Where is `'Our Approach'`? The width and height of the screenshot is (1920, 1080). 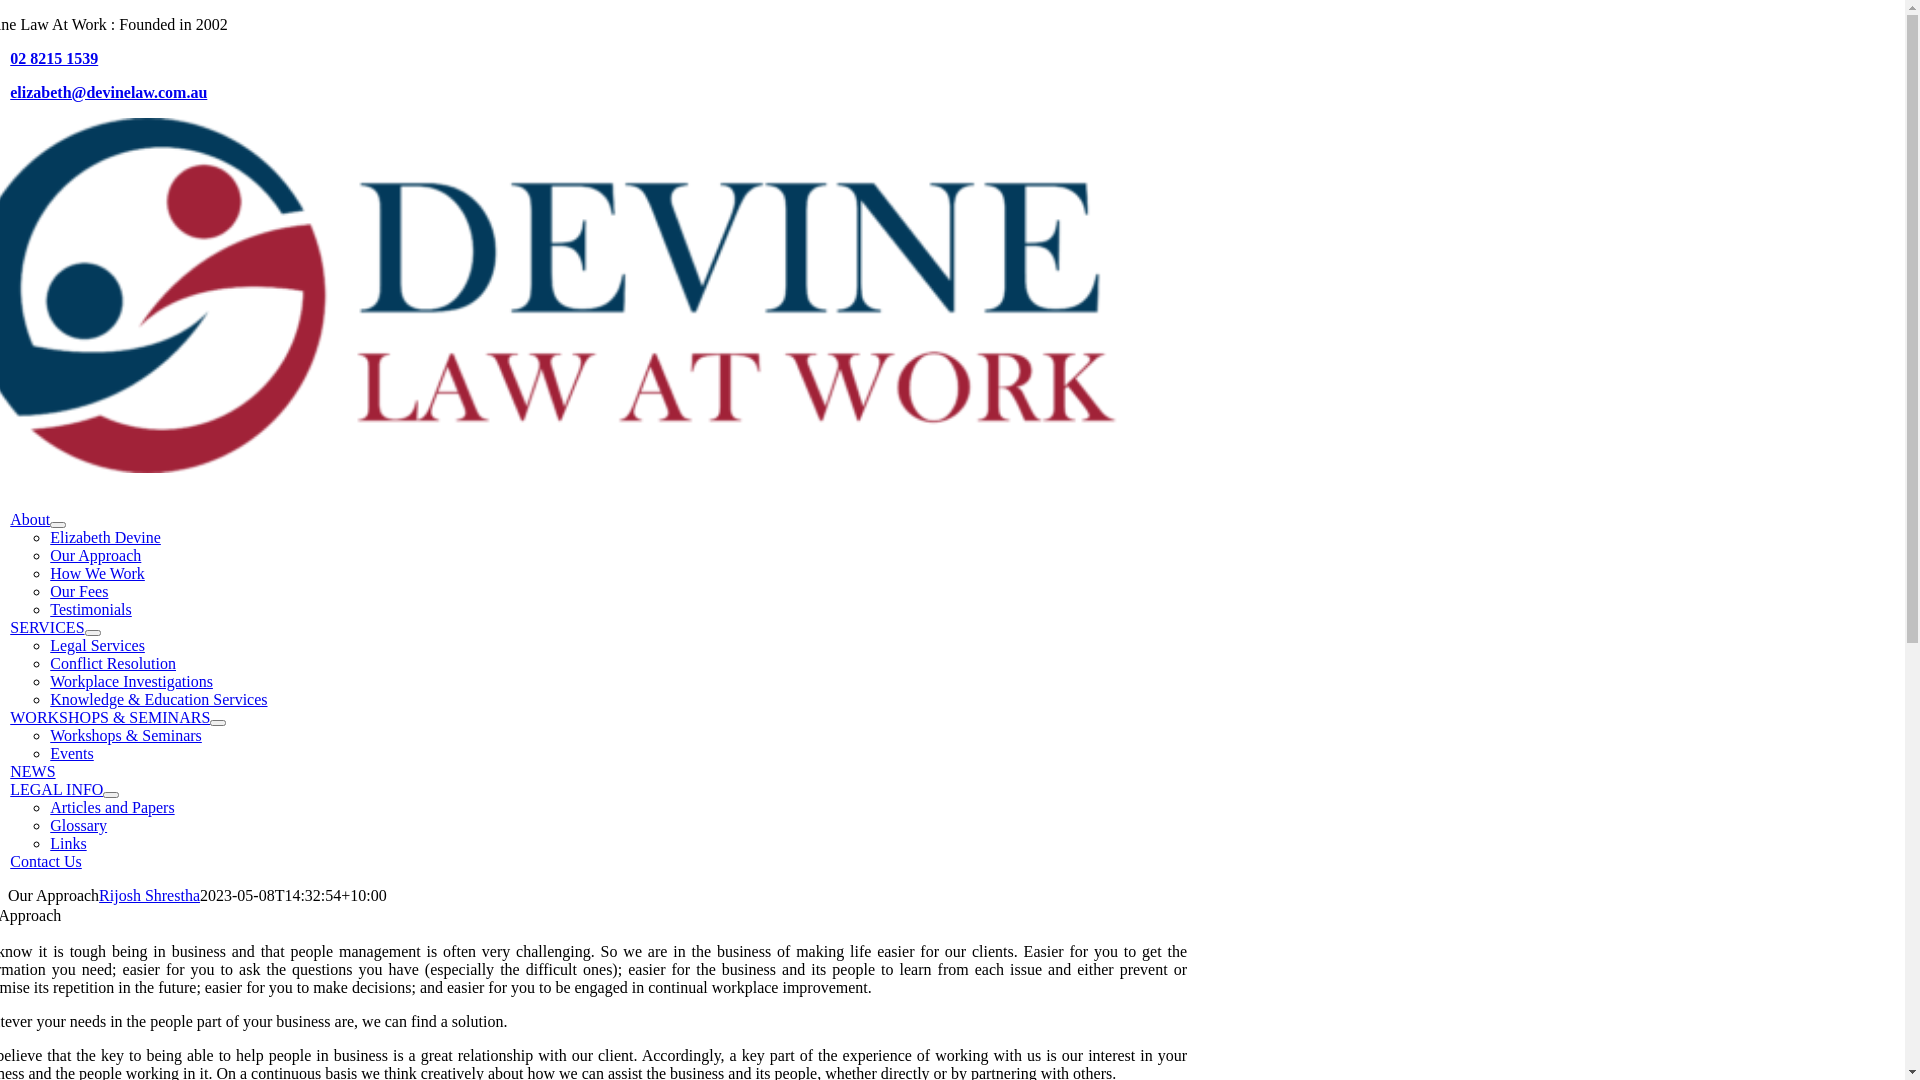 'Our Approach' is located at coordinates (94, 555).